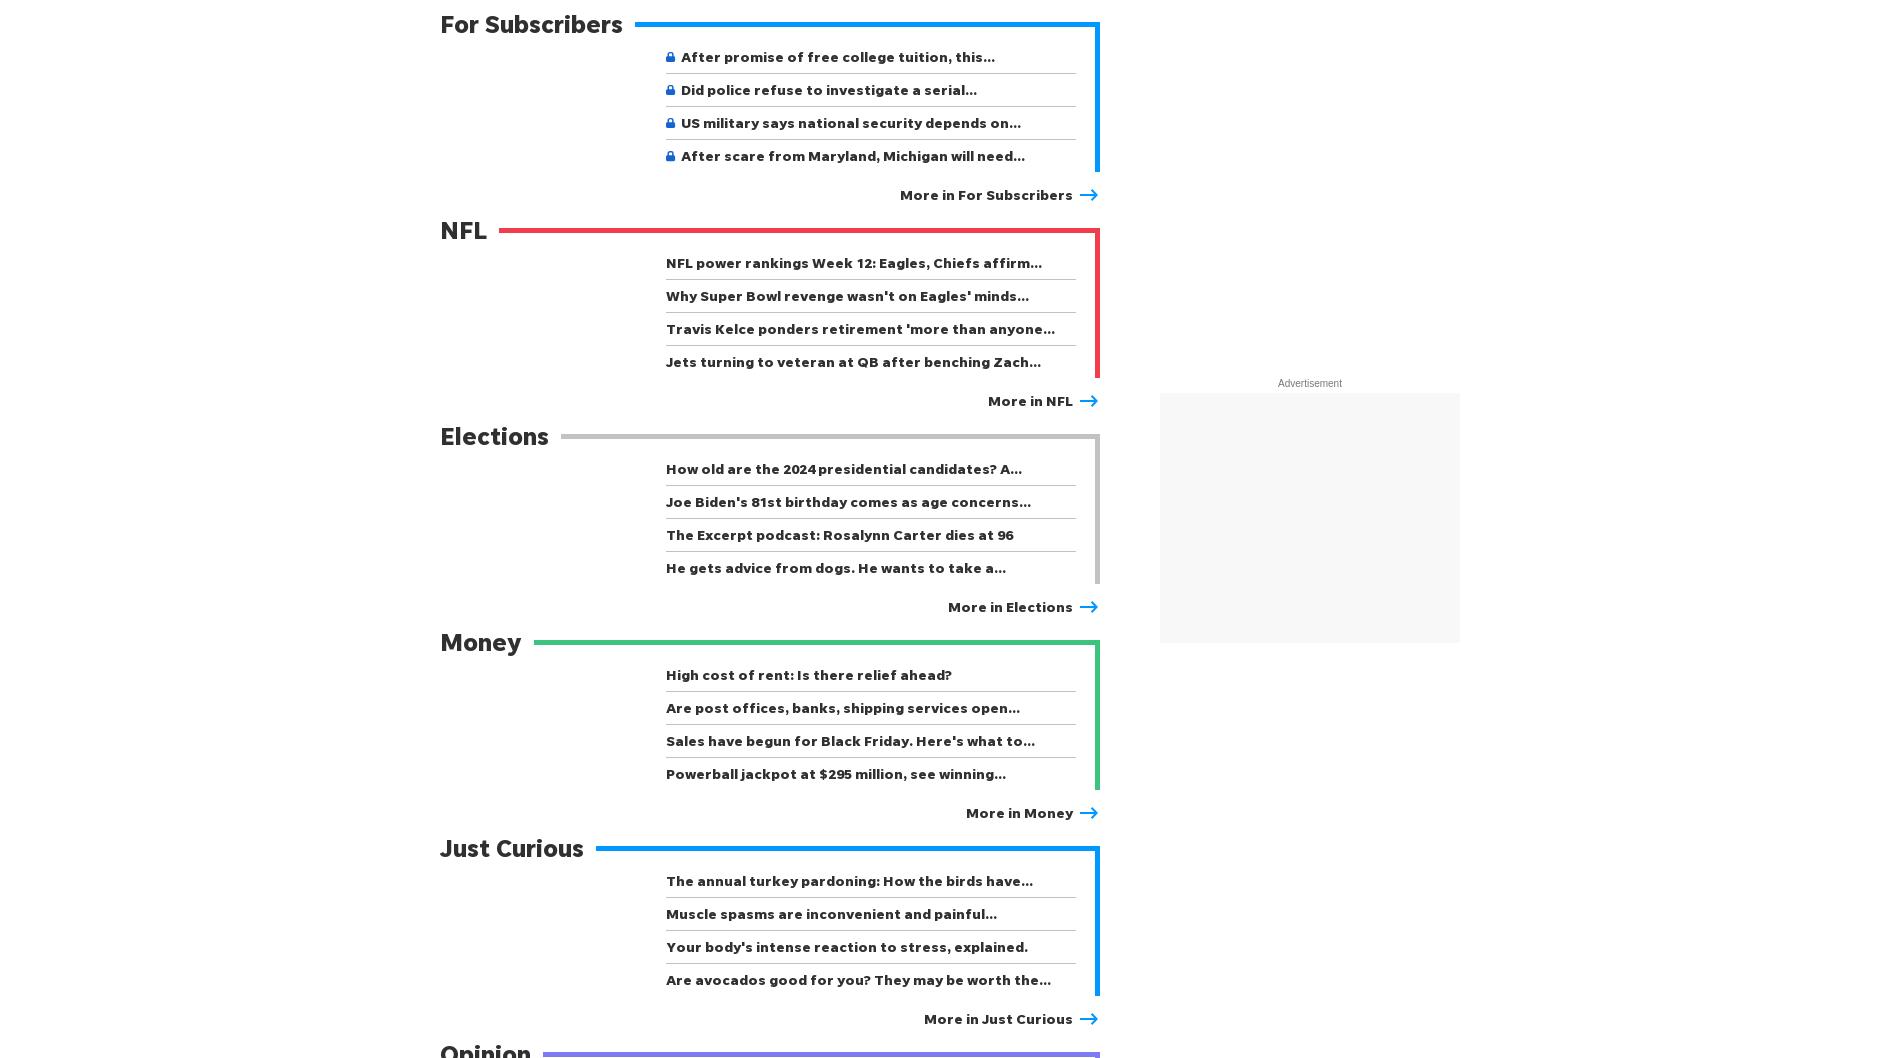  What do you see at coordinates (986, 194) in the screenshot?
I see `'More in For Subscribers'` at bounding box center [986, 194].